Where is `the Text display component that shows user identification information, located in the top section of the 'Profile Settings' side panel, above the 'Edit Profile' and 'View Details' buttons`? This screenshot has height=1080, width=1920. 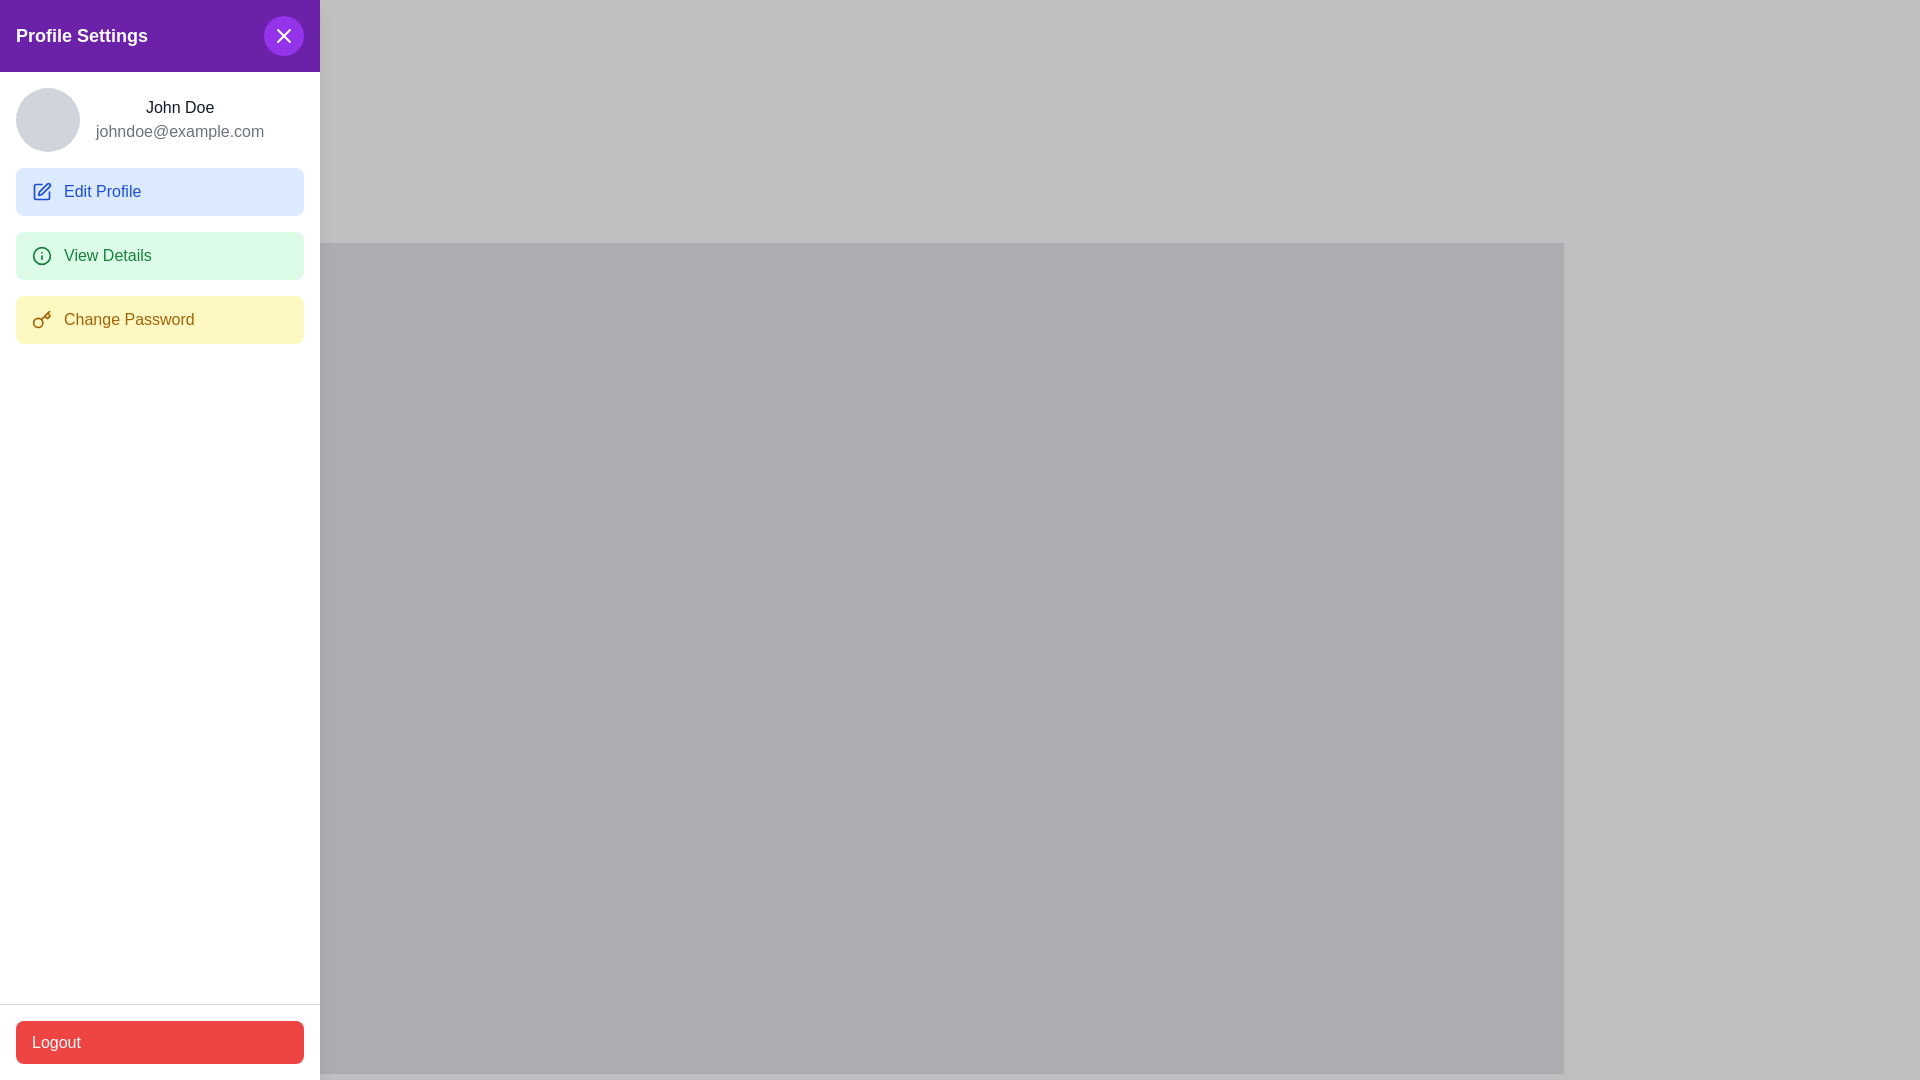 the Text display component that shows user identification information, located in the top section of the 'Profile Settings' side panel, above the 'Edit Profile' and 'View Details' buttons is located at coordinates (180, 119).